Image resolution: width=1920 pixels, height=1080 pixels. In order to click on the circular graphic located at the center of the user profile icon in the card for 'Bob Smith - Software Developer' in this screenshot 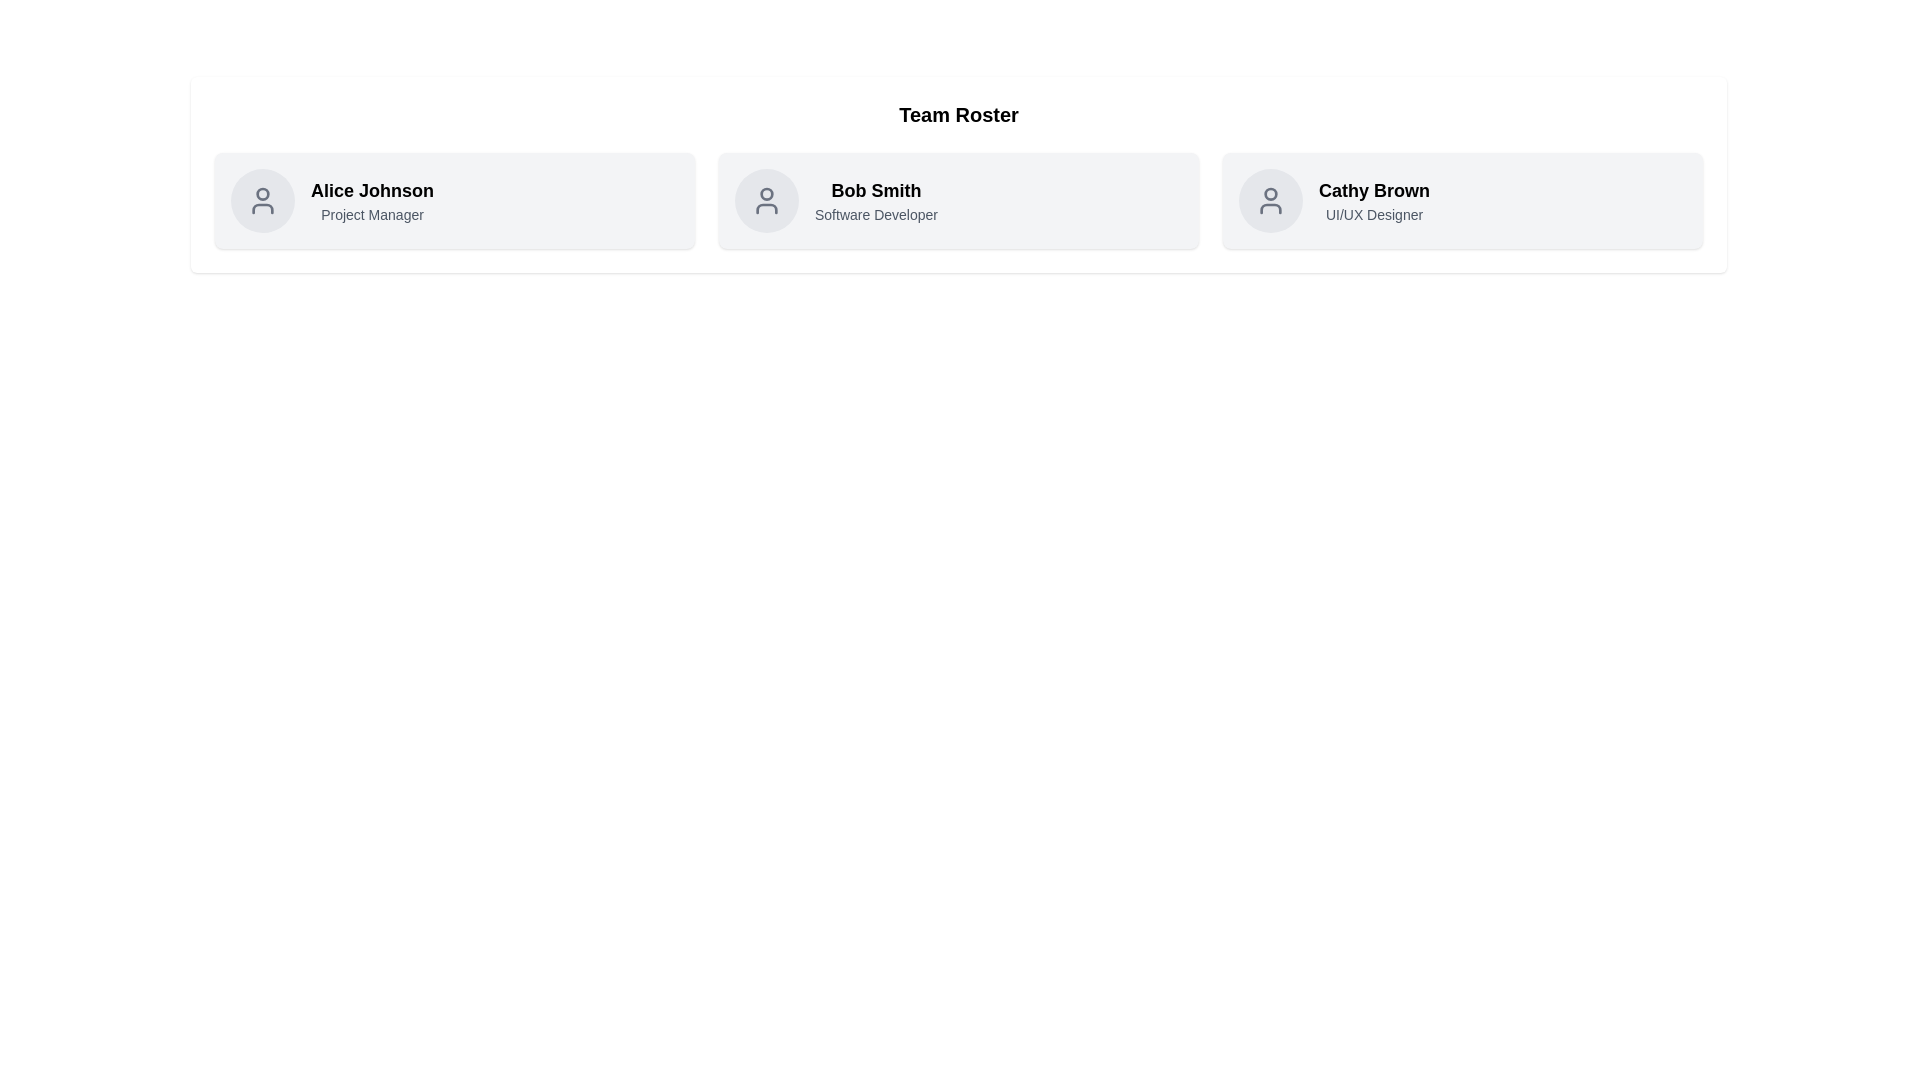, I will do `click(766, 193)`.